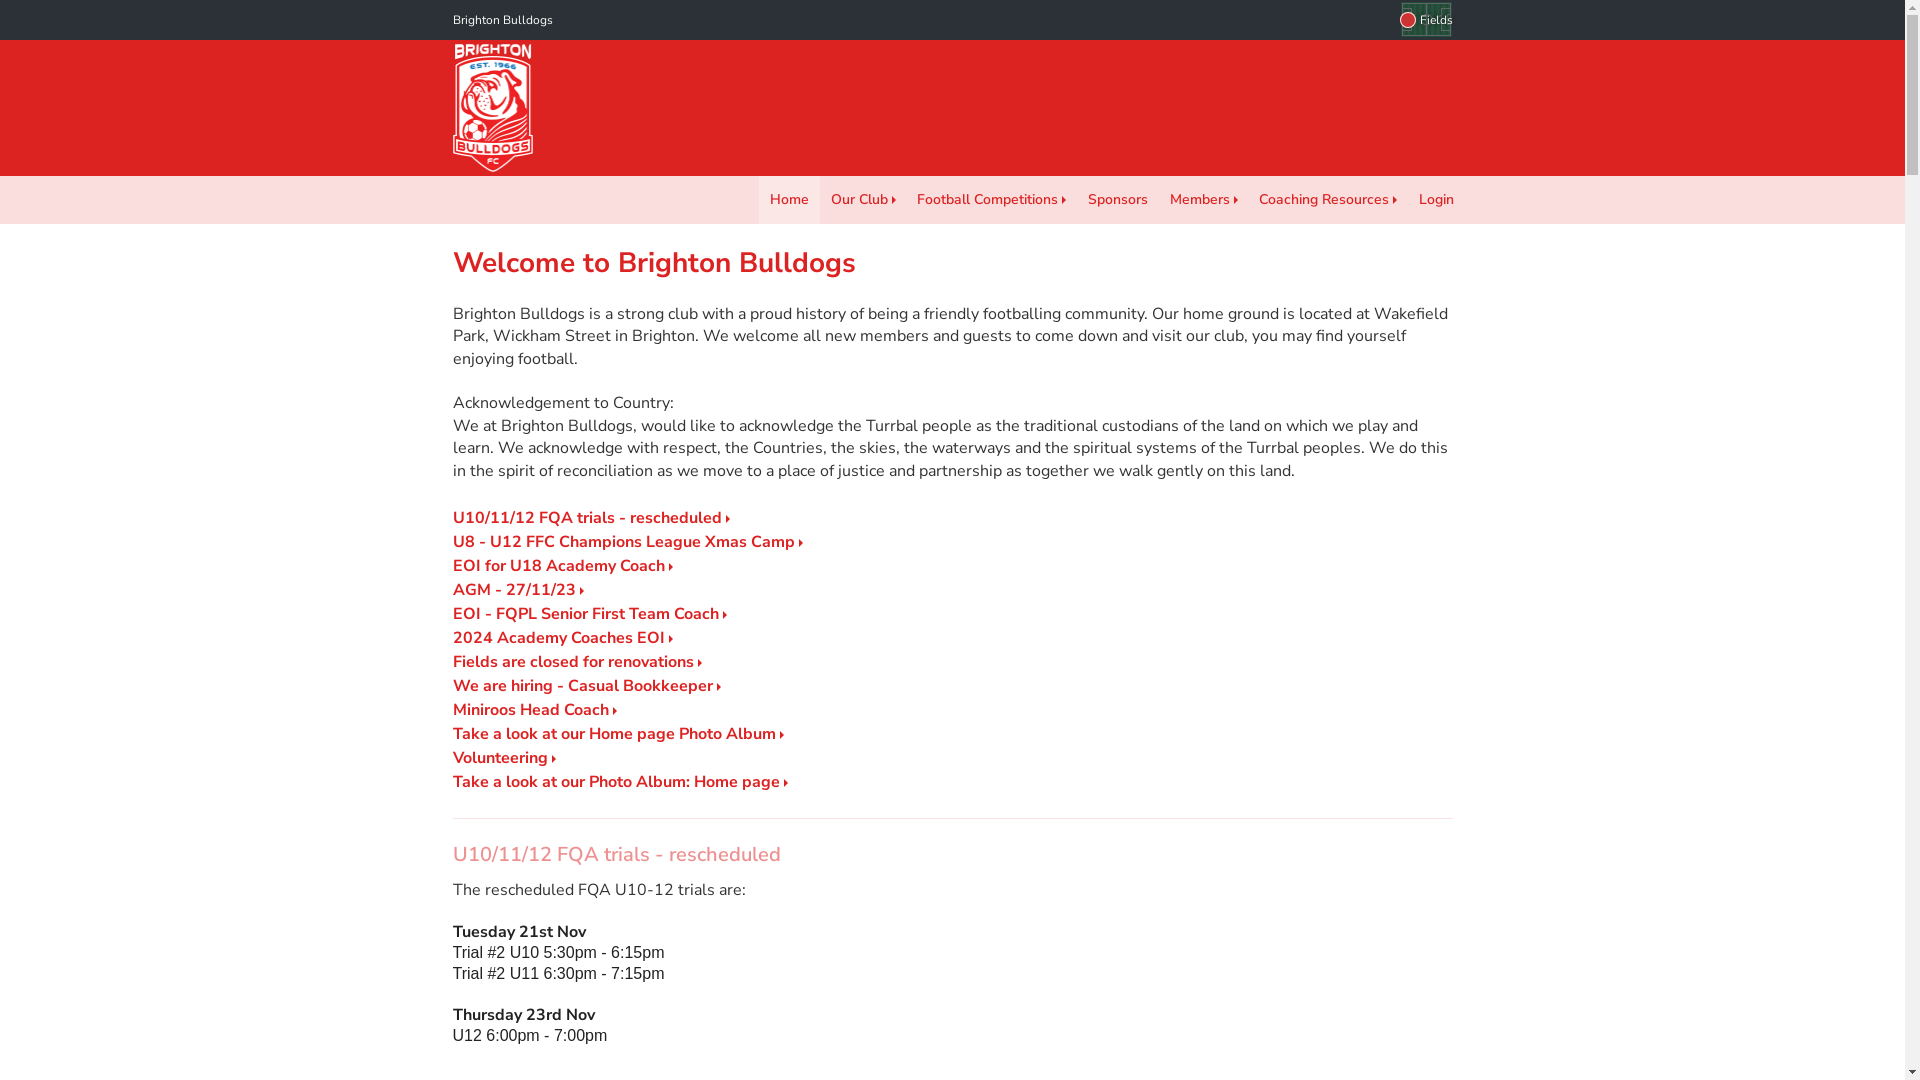 This screenshot has height=1080, width=1920. I want to click on 'Coaching Resources', so click(1247, 200).